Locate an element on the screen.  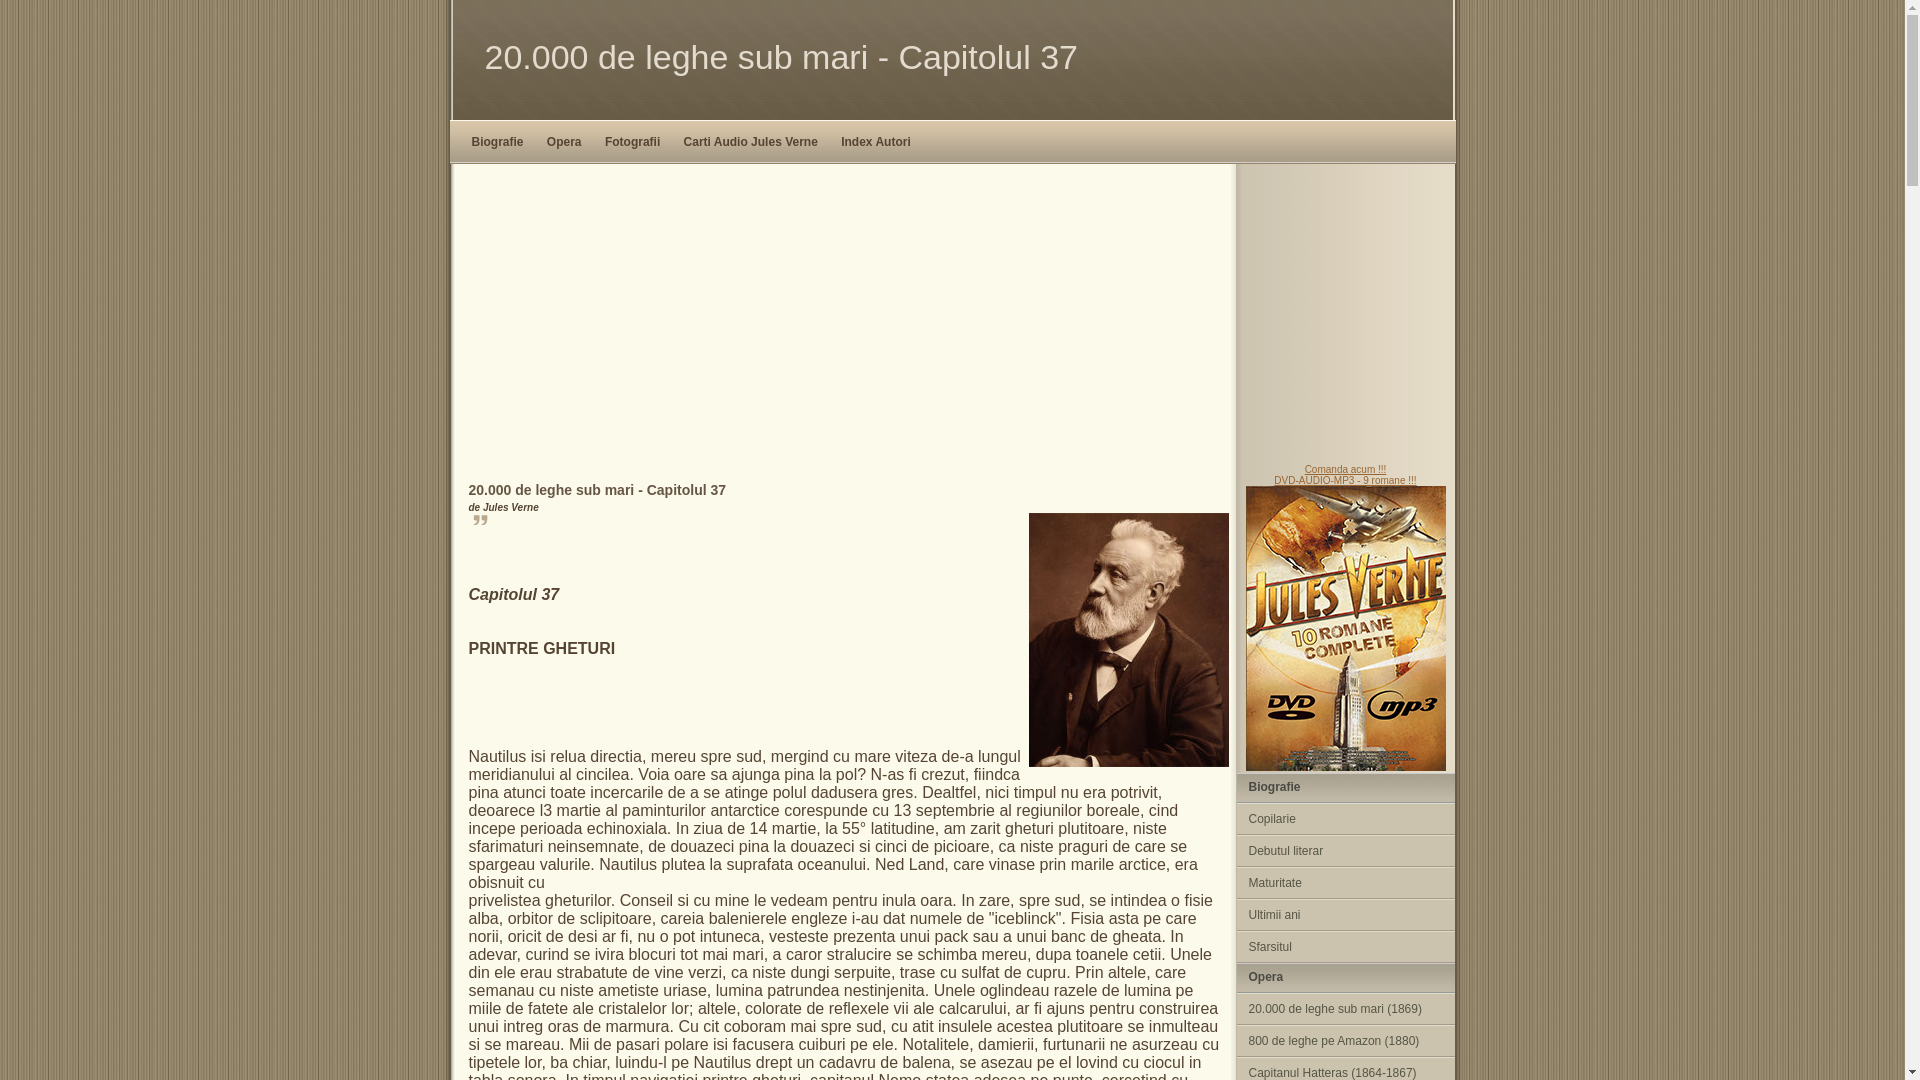
'Carti Audio Jules Verne' is located at coordinates (749, 141).